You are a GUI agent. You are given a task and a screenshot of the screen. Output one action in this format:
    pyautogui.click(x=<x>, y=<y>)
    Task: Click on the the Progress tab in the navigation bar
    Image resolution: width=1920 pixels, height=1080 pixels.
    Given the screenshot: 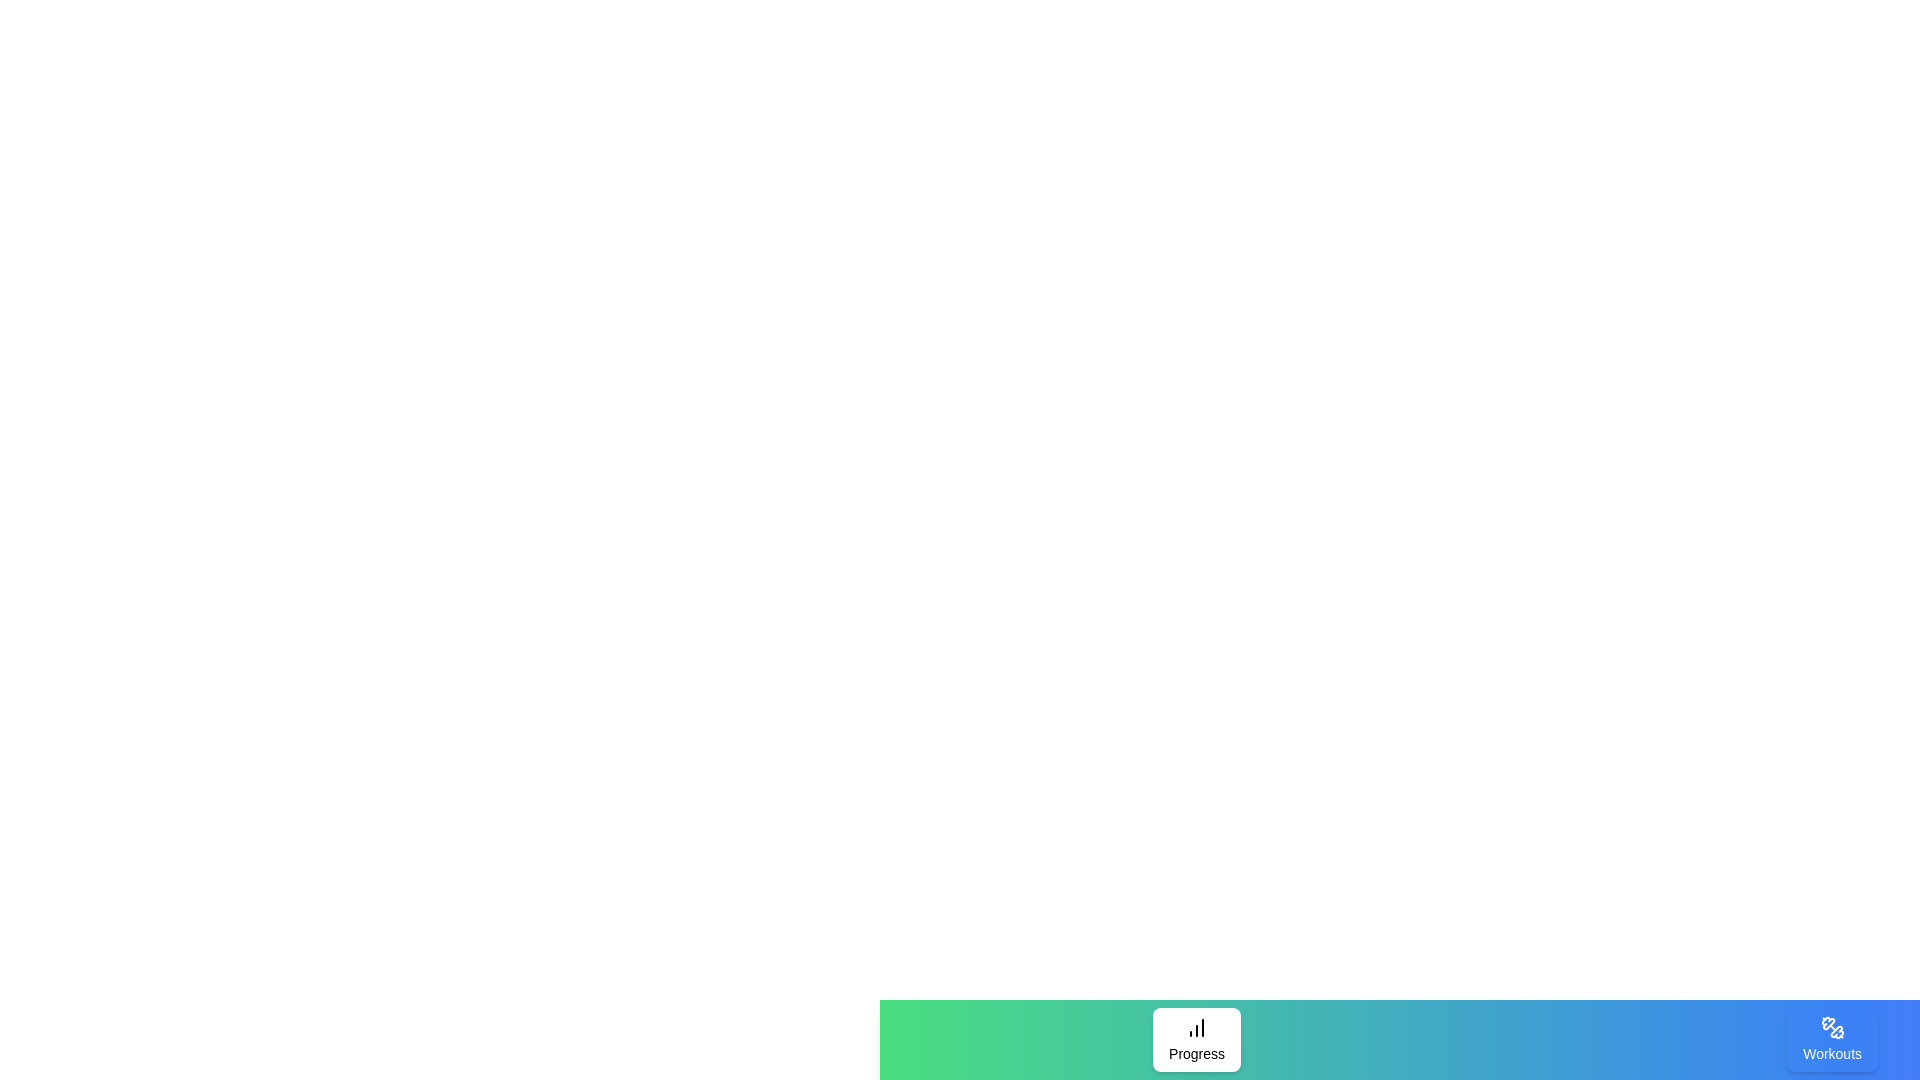 What is the action you would take?
    pyautogui.click(x=1197, y=1039)
    